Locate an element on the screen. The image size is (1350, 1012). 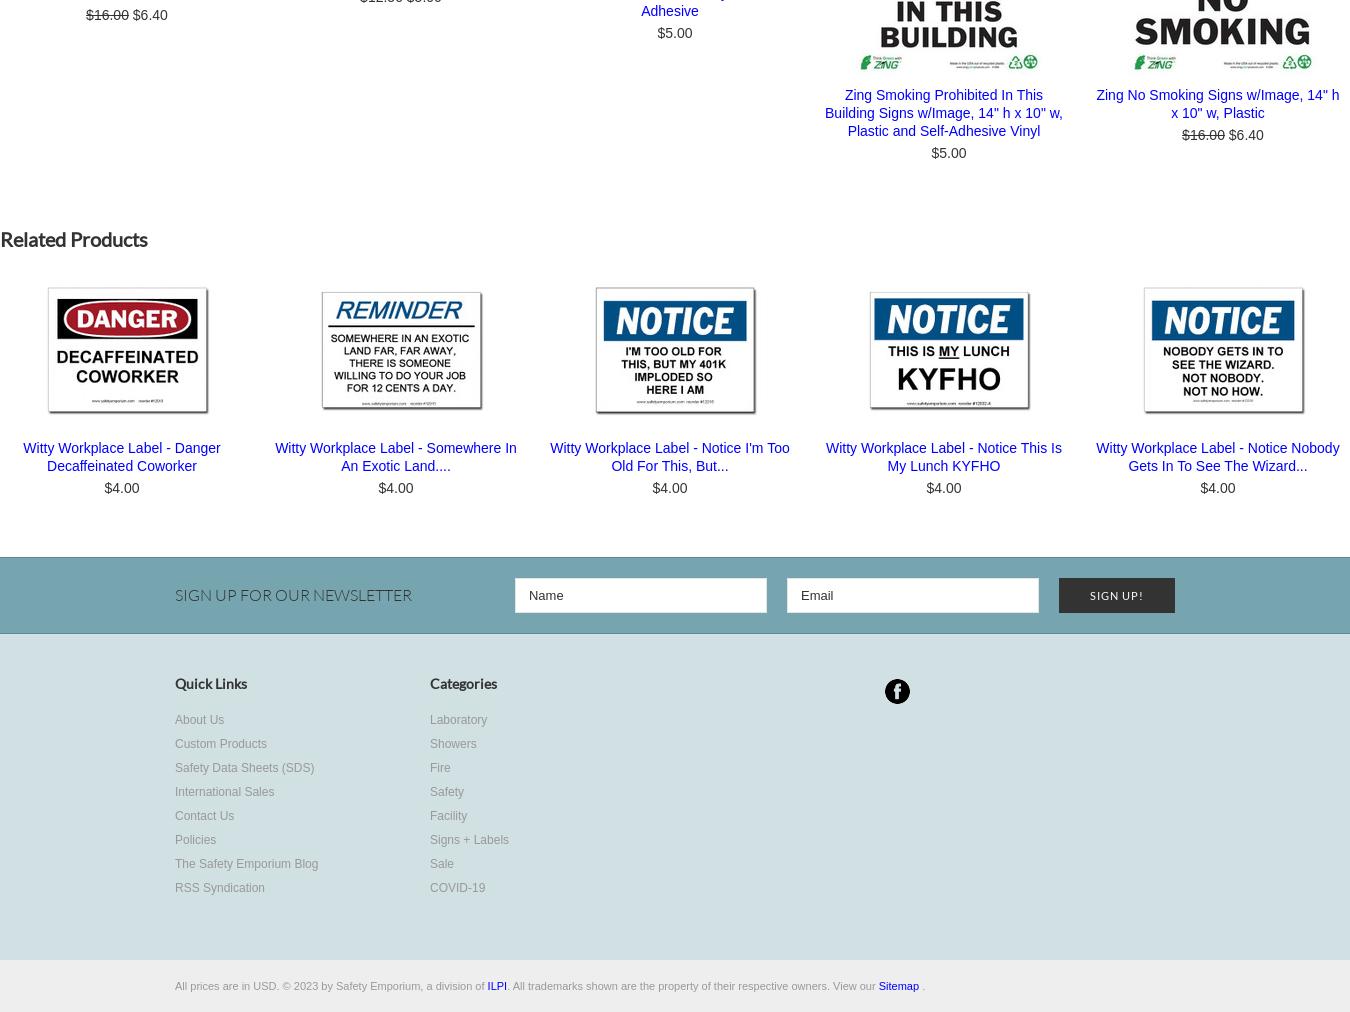
'Quick Links' is located at coordinates (211, 683).